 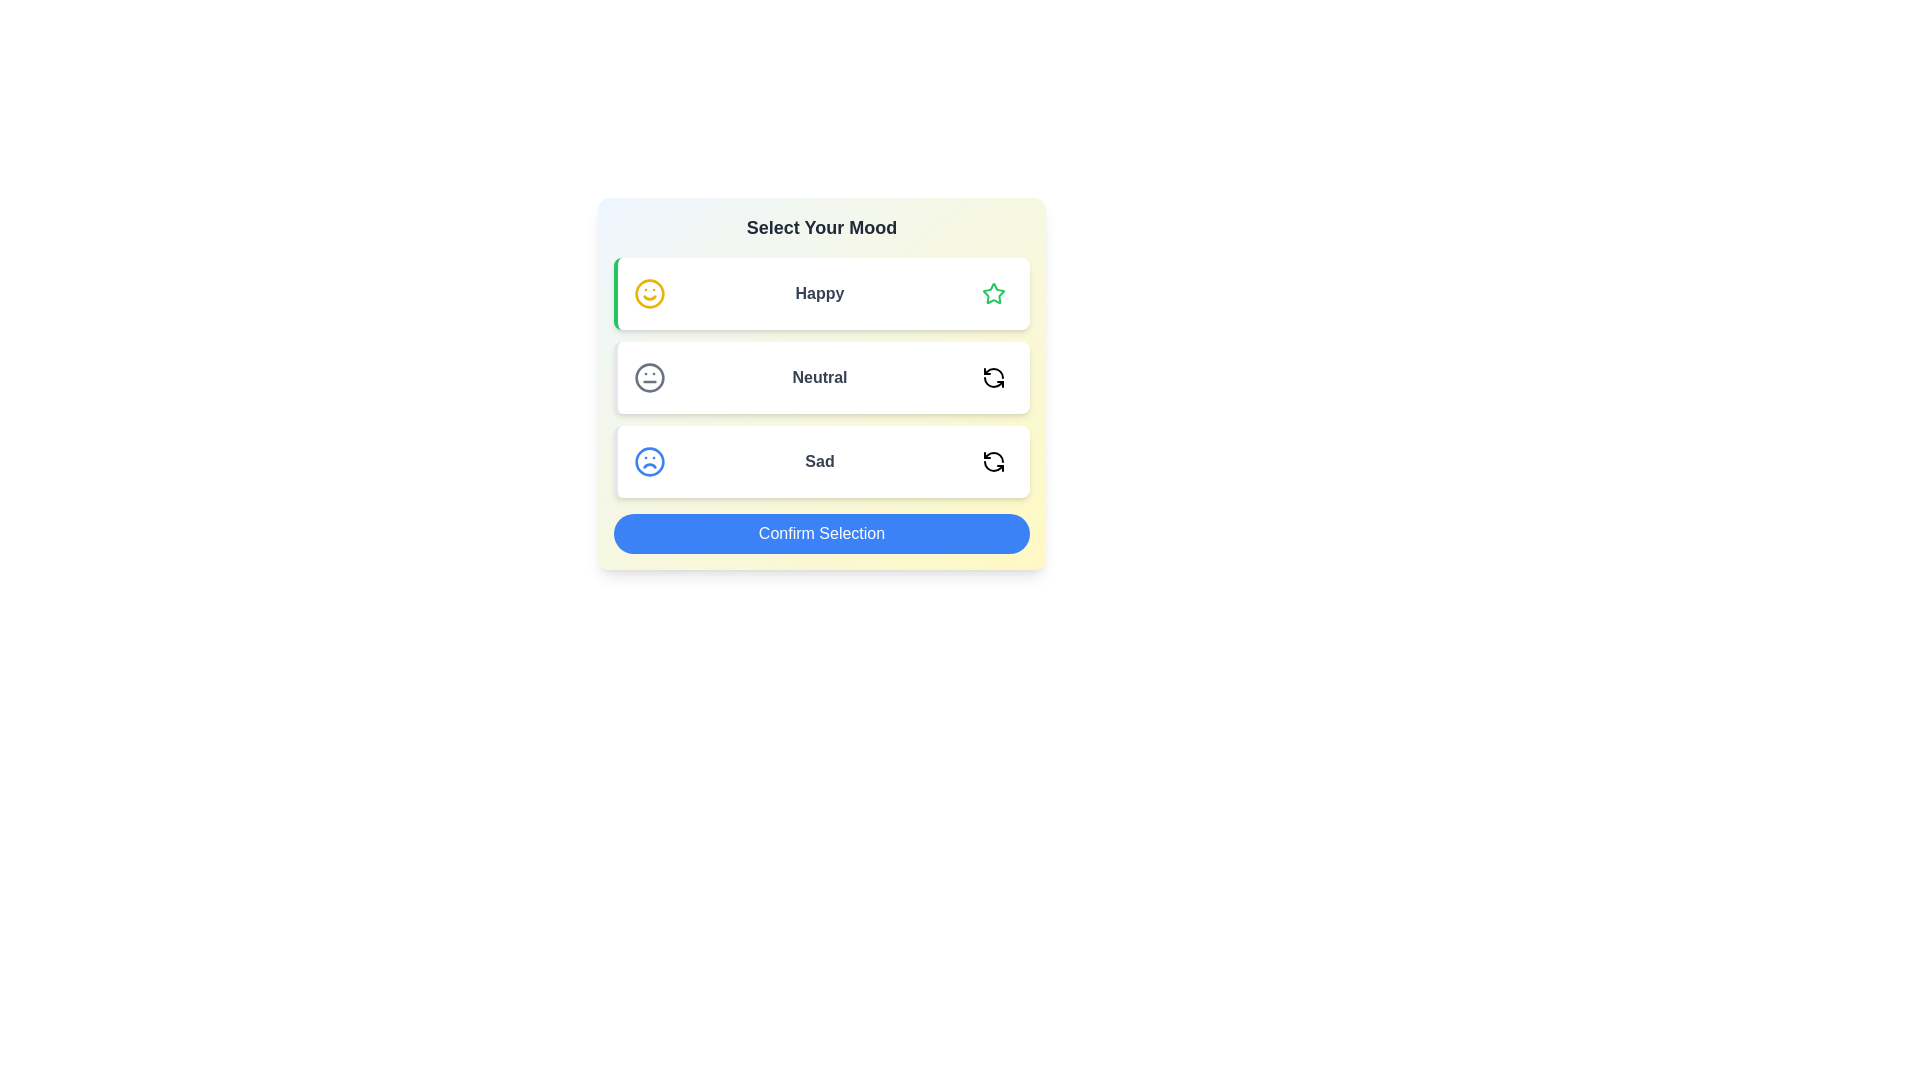 I want to click on the emoji corresponding to Neutral, so click(x=993, y=378).